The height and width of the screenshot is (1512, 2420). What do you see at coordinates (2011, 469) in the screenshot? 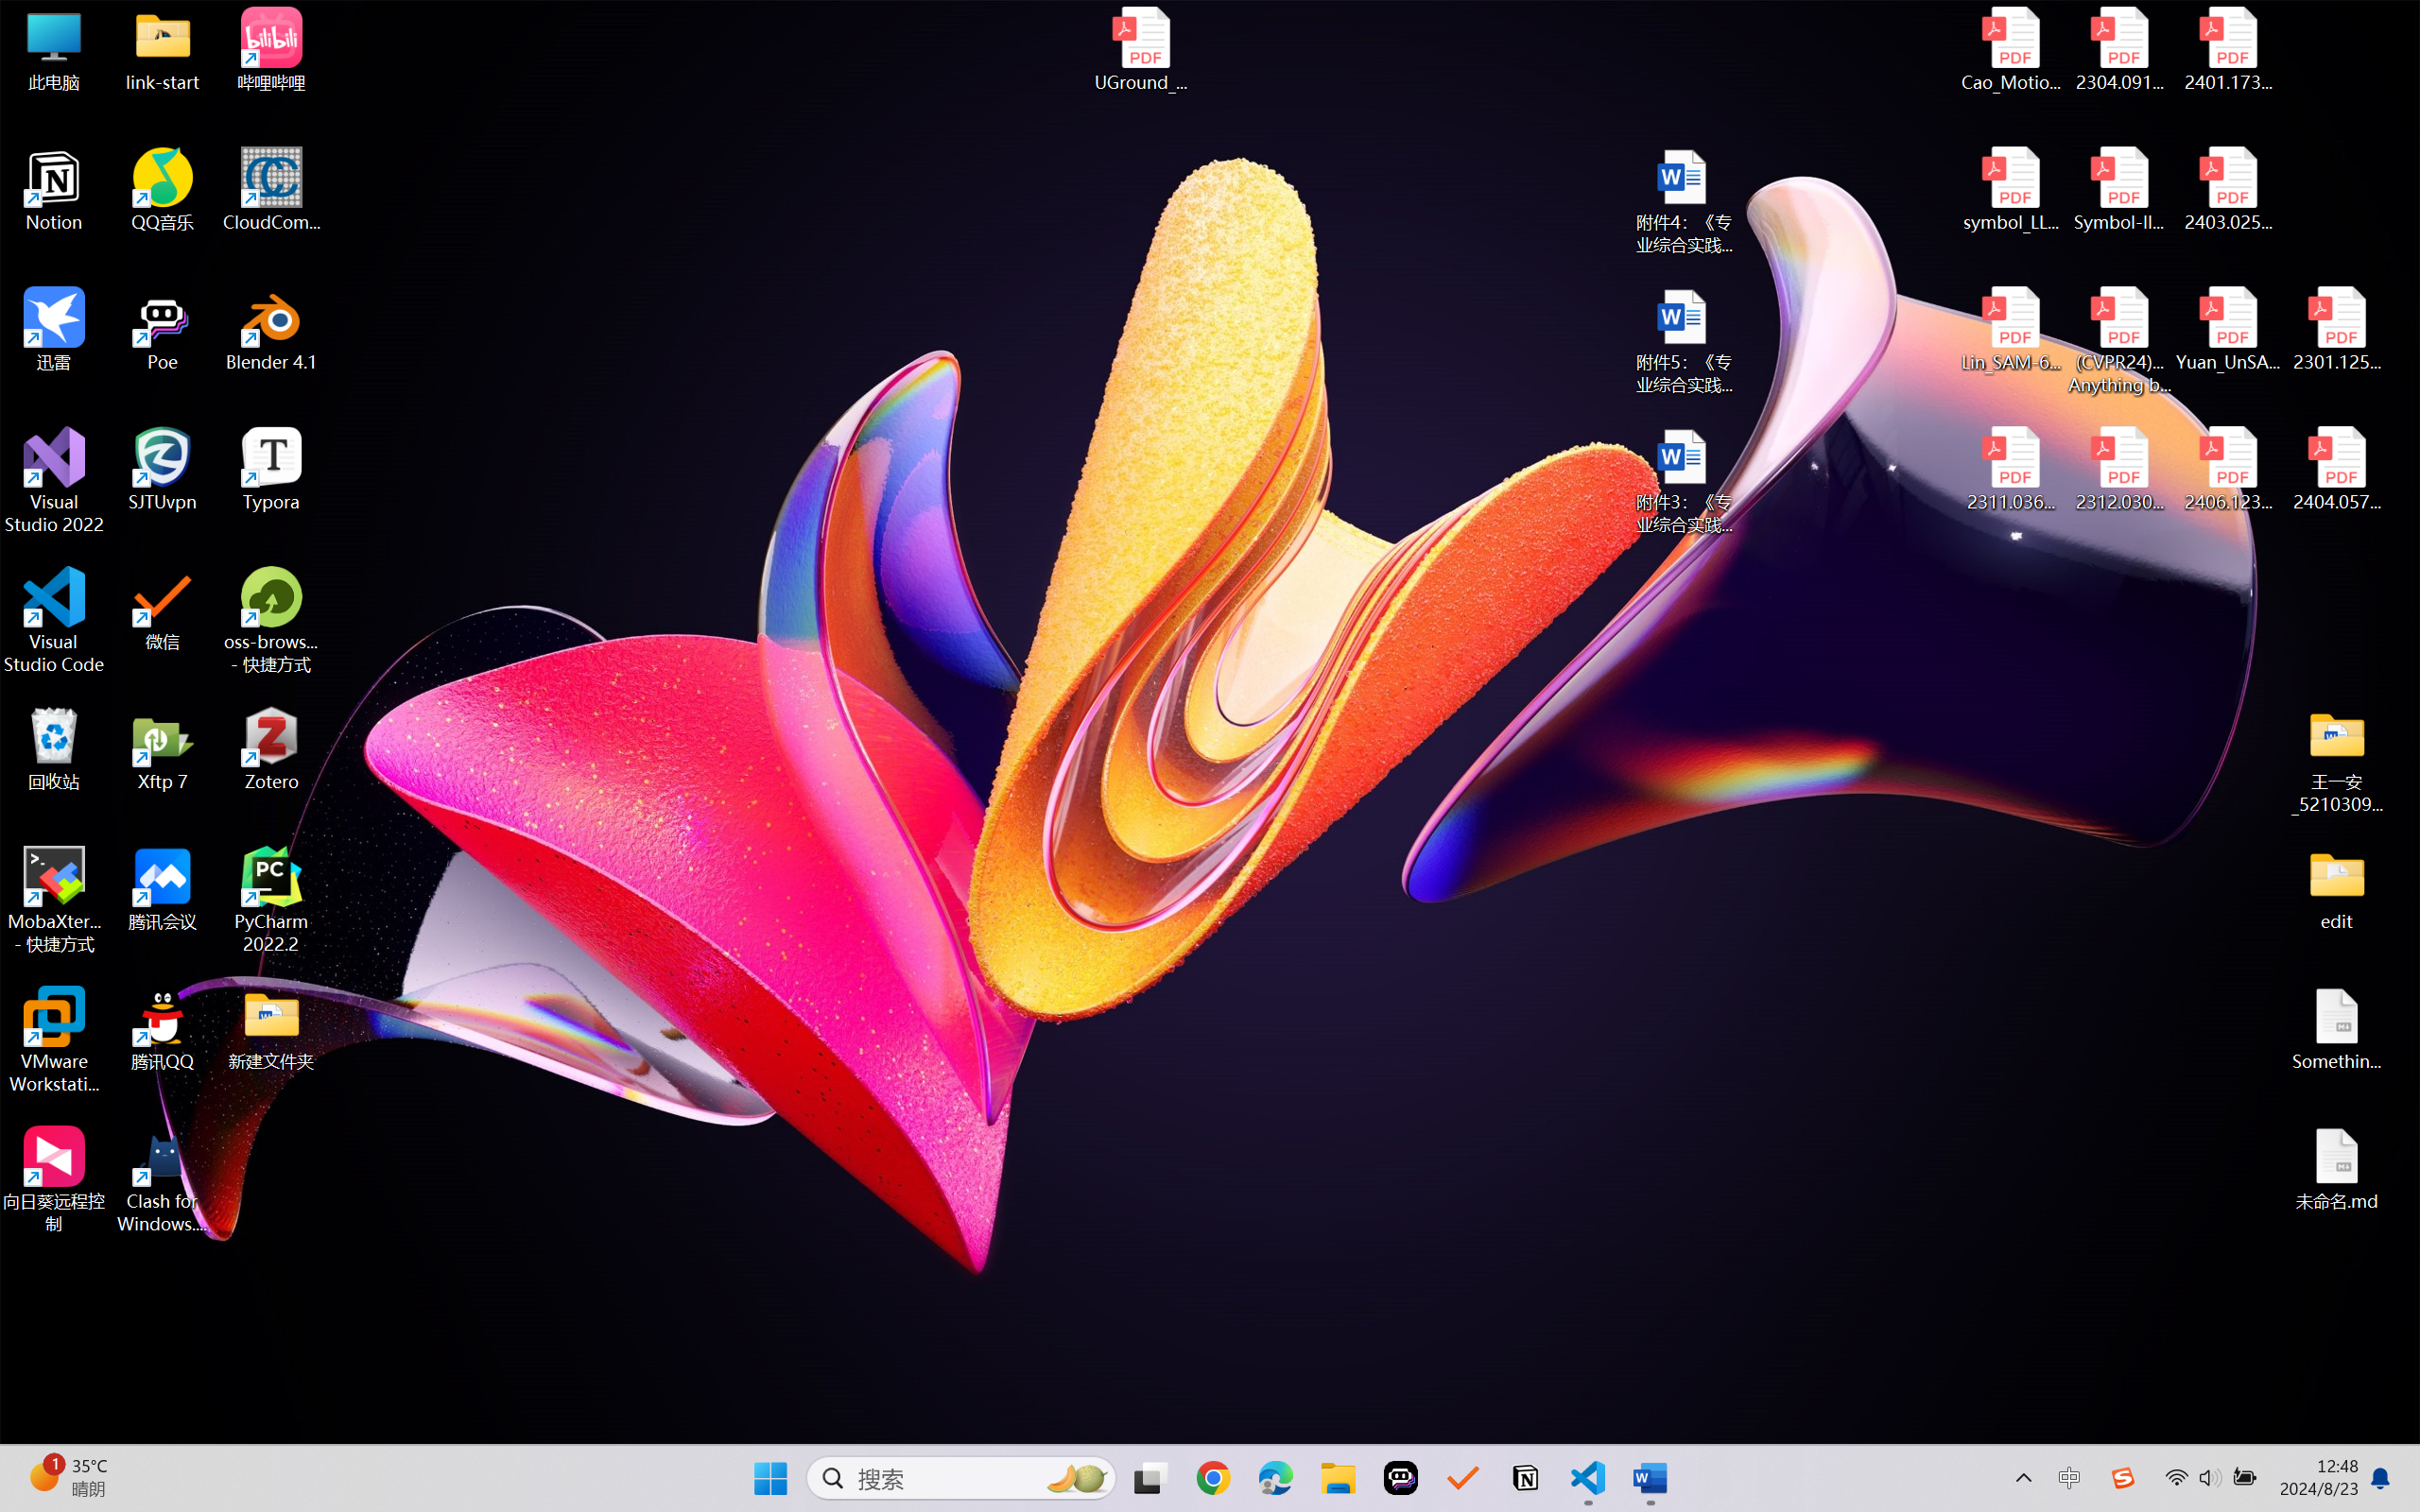
I see `'2311.03658v2.pdf'` at bounding box center [2011, 469].